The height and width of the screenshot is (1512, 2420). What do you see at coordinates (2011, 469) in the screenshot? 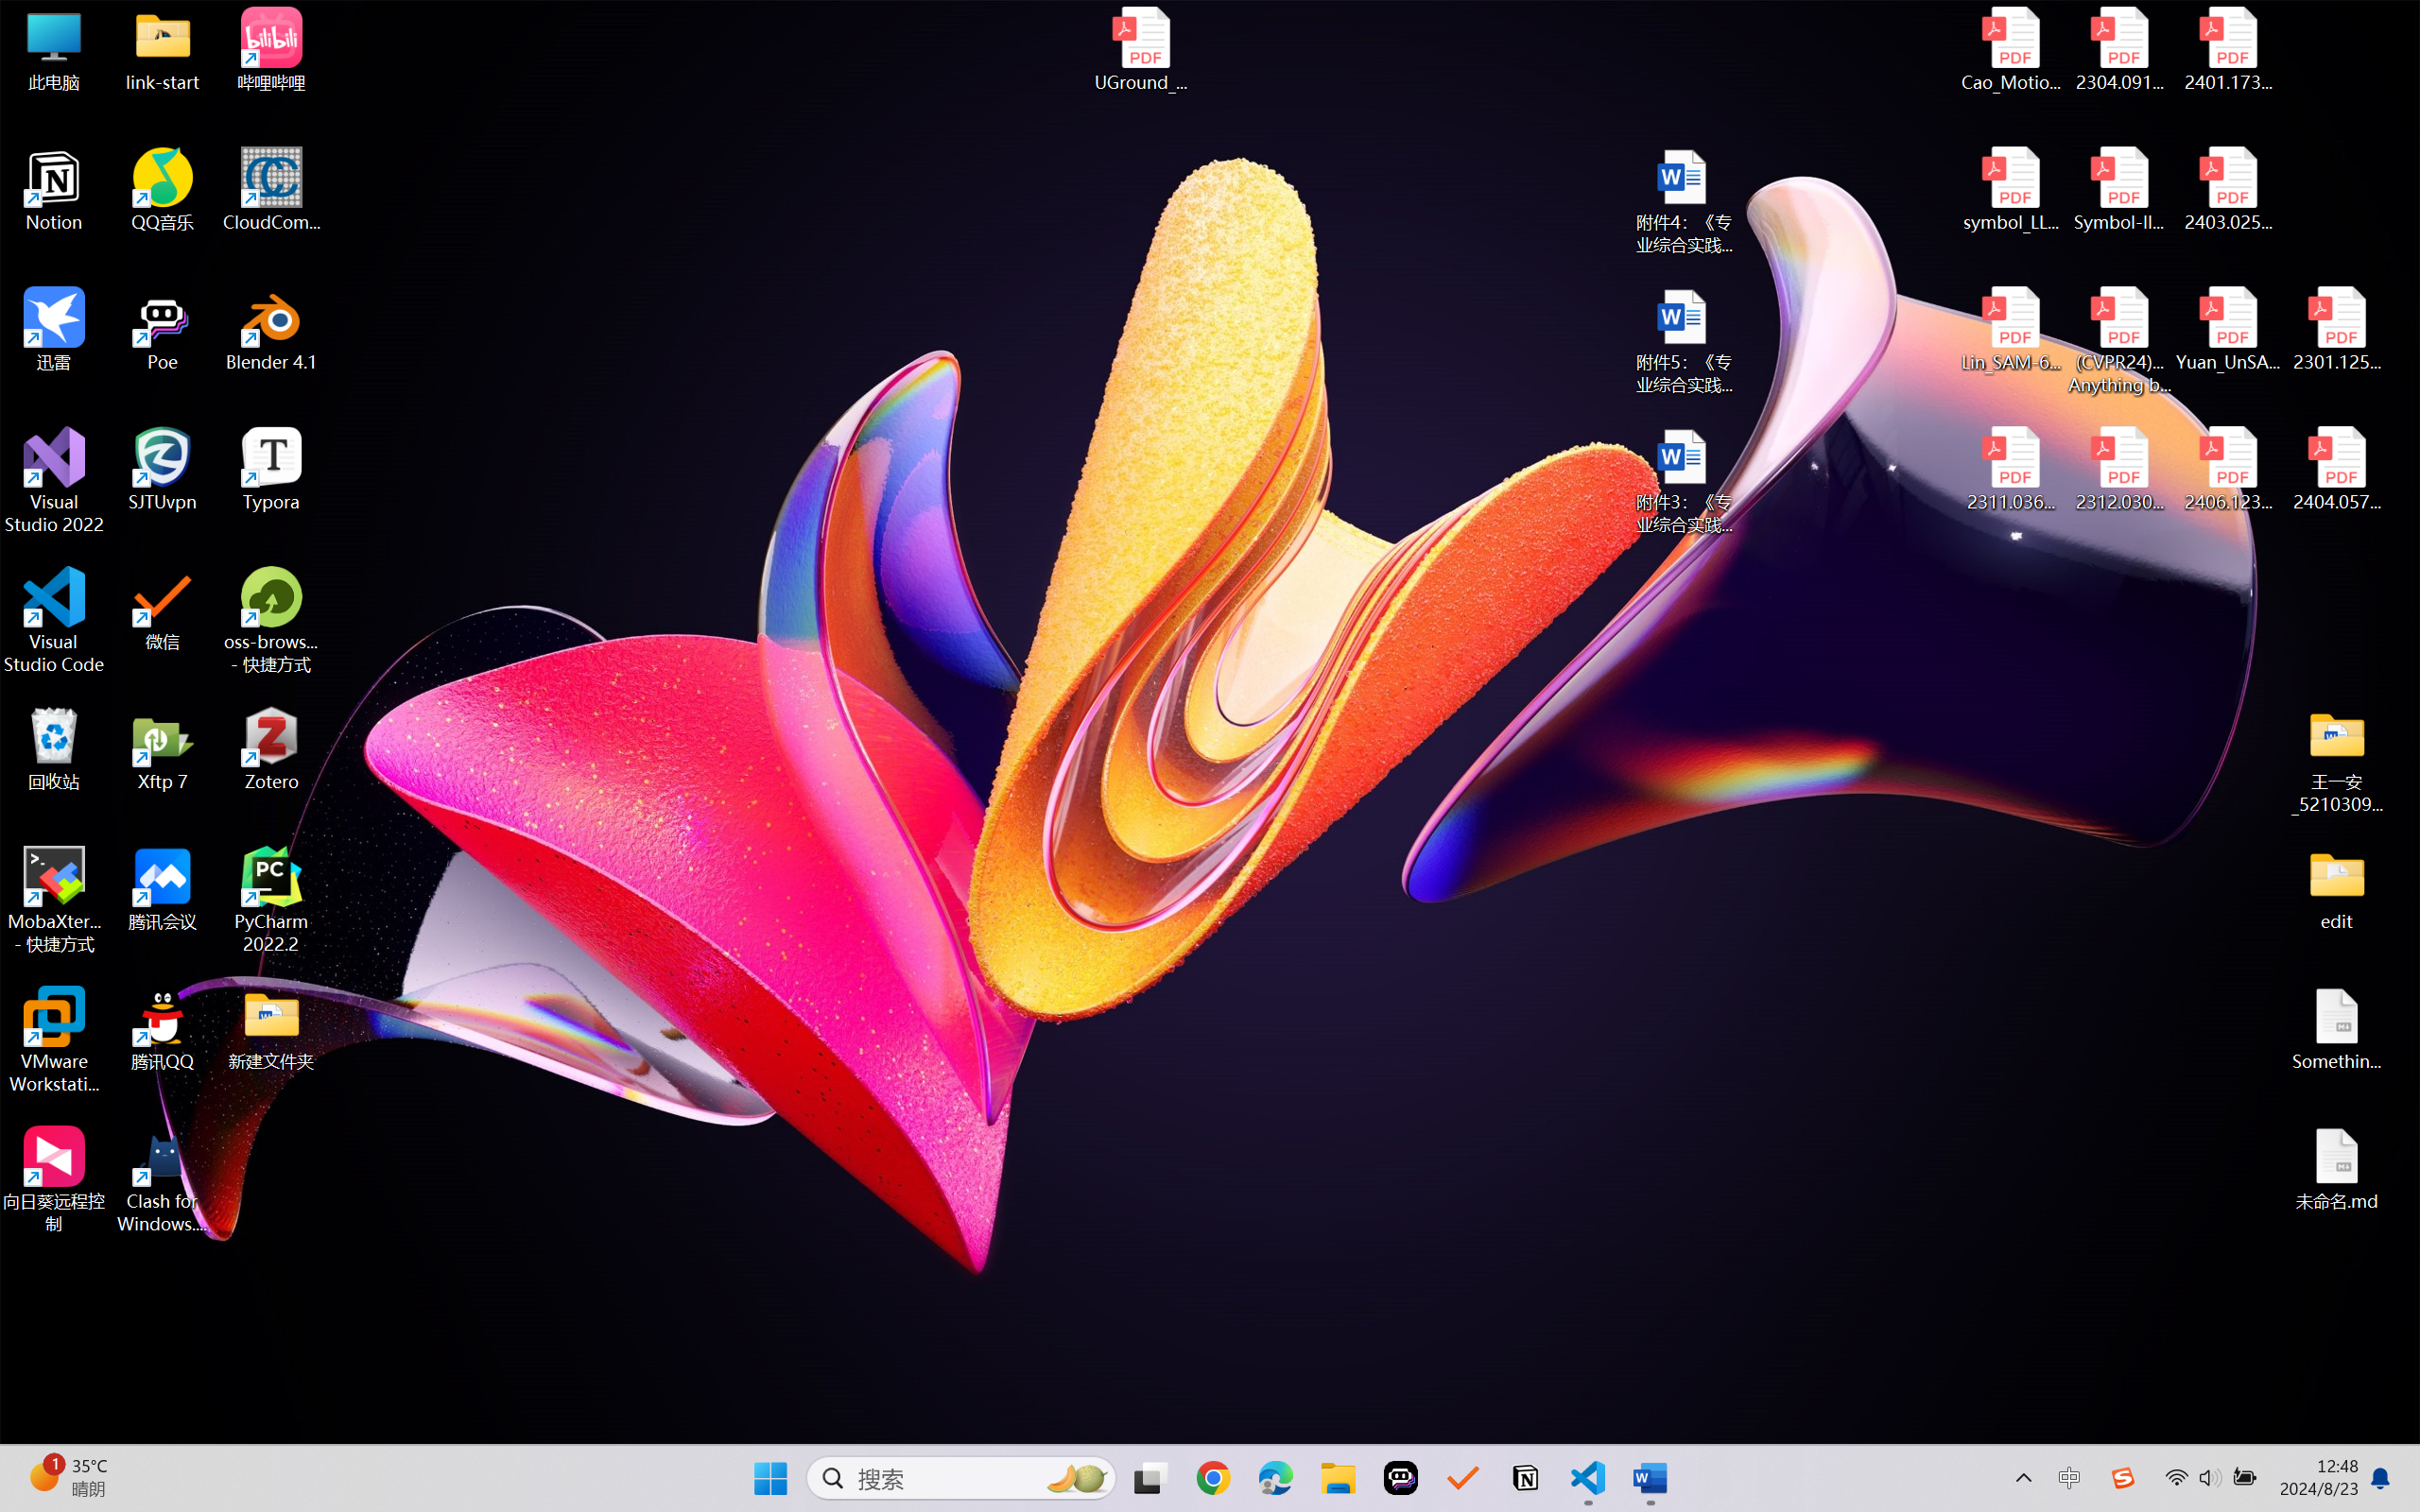
I see `'2311.03658v2.pdf'` at bounding box center [2011, 469].